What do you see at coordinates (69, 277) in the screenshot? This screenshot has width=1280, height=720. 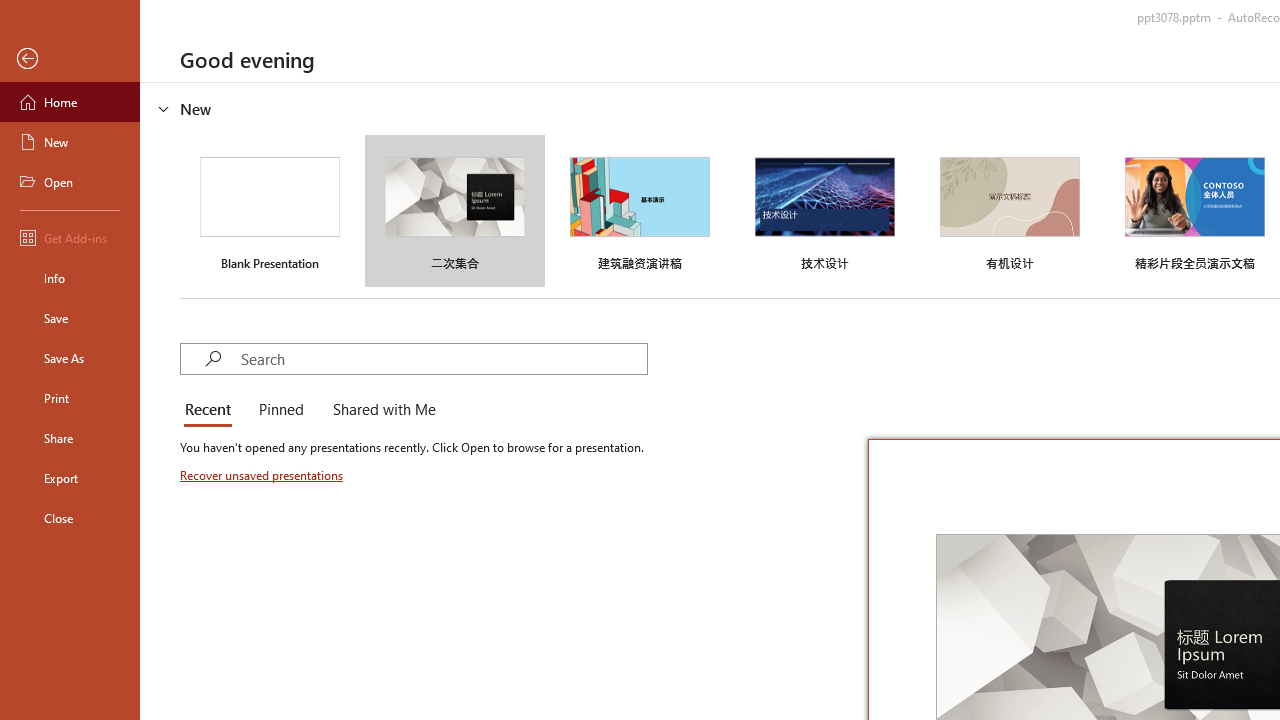 I see `'Info'` at bounding box center [69, 277].